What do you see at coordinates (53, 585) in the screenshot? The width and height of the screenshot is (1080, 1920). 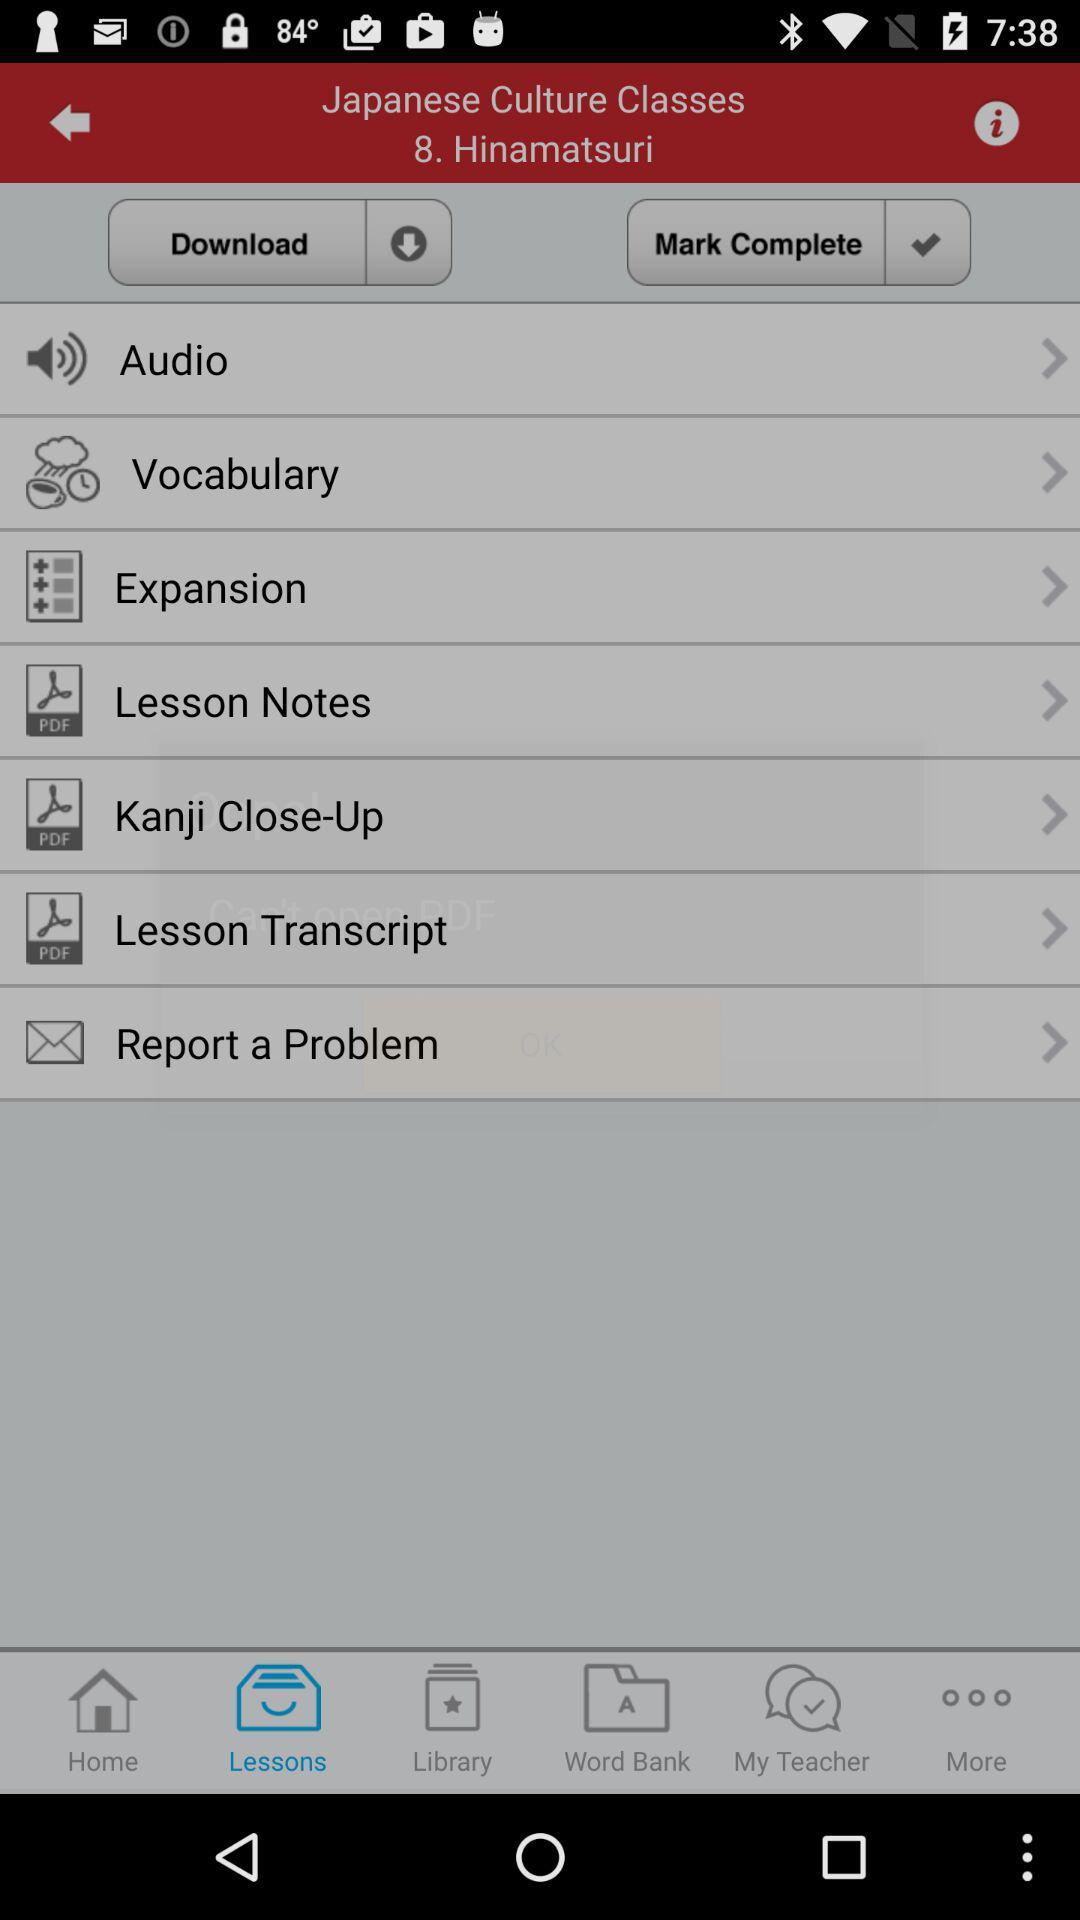 I see `the icon beside the expansion` at bounding box center [53, 585].